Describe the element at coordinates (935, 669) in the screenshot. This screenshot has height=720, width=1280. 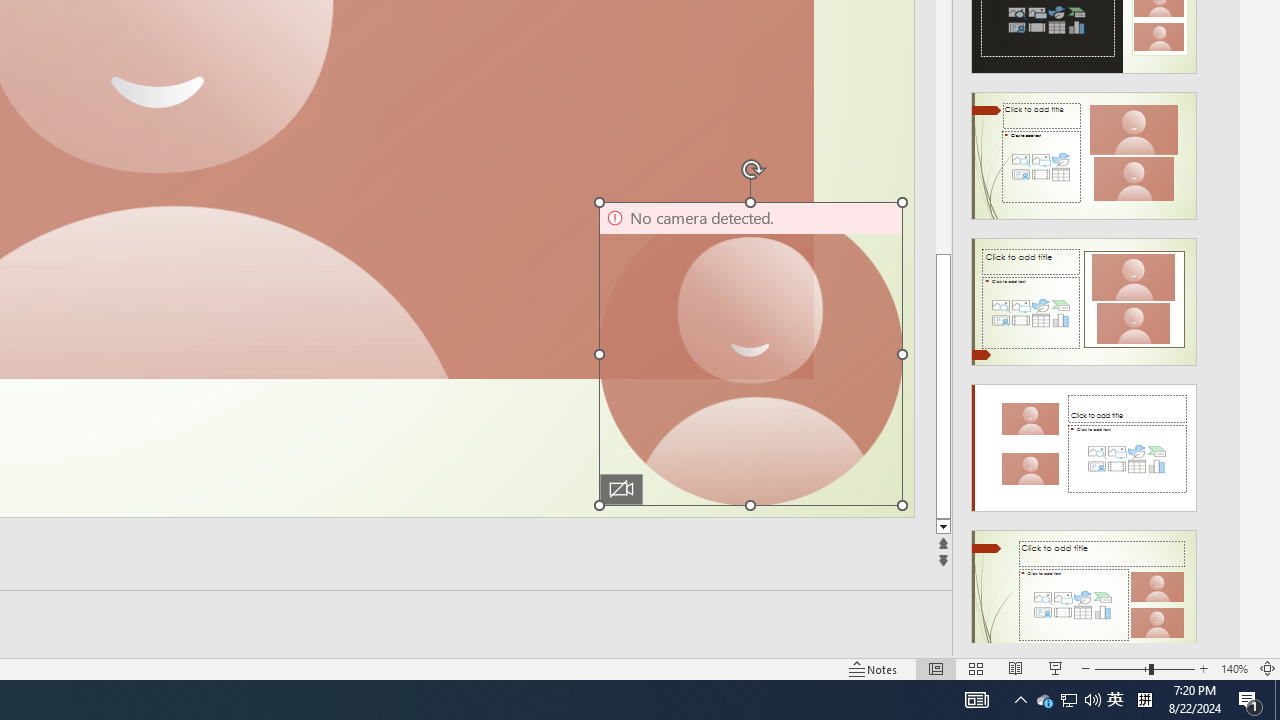
I see `'Normal'` at that location.